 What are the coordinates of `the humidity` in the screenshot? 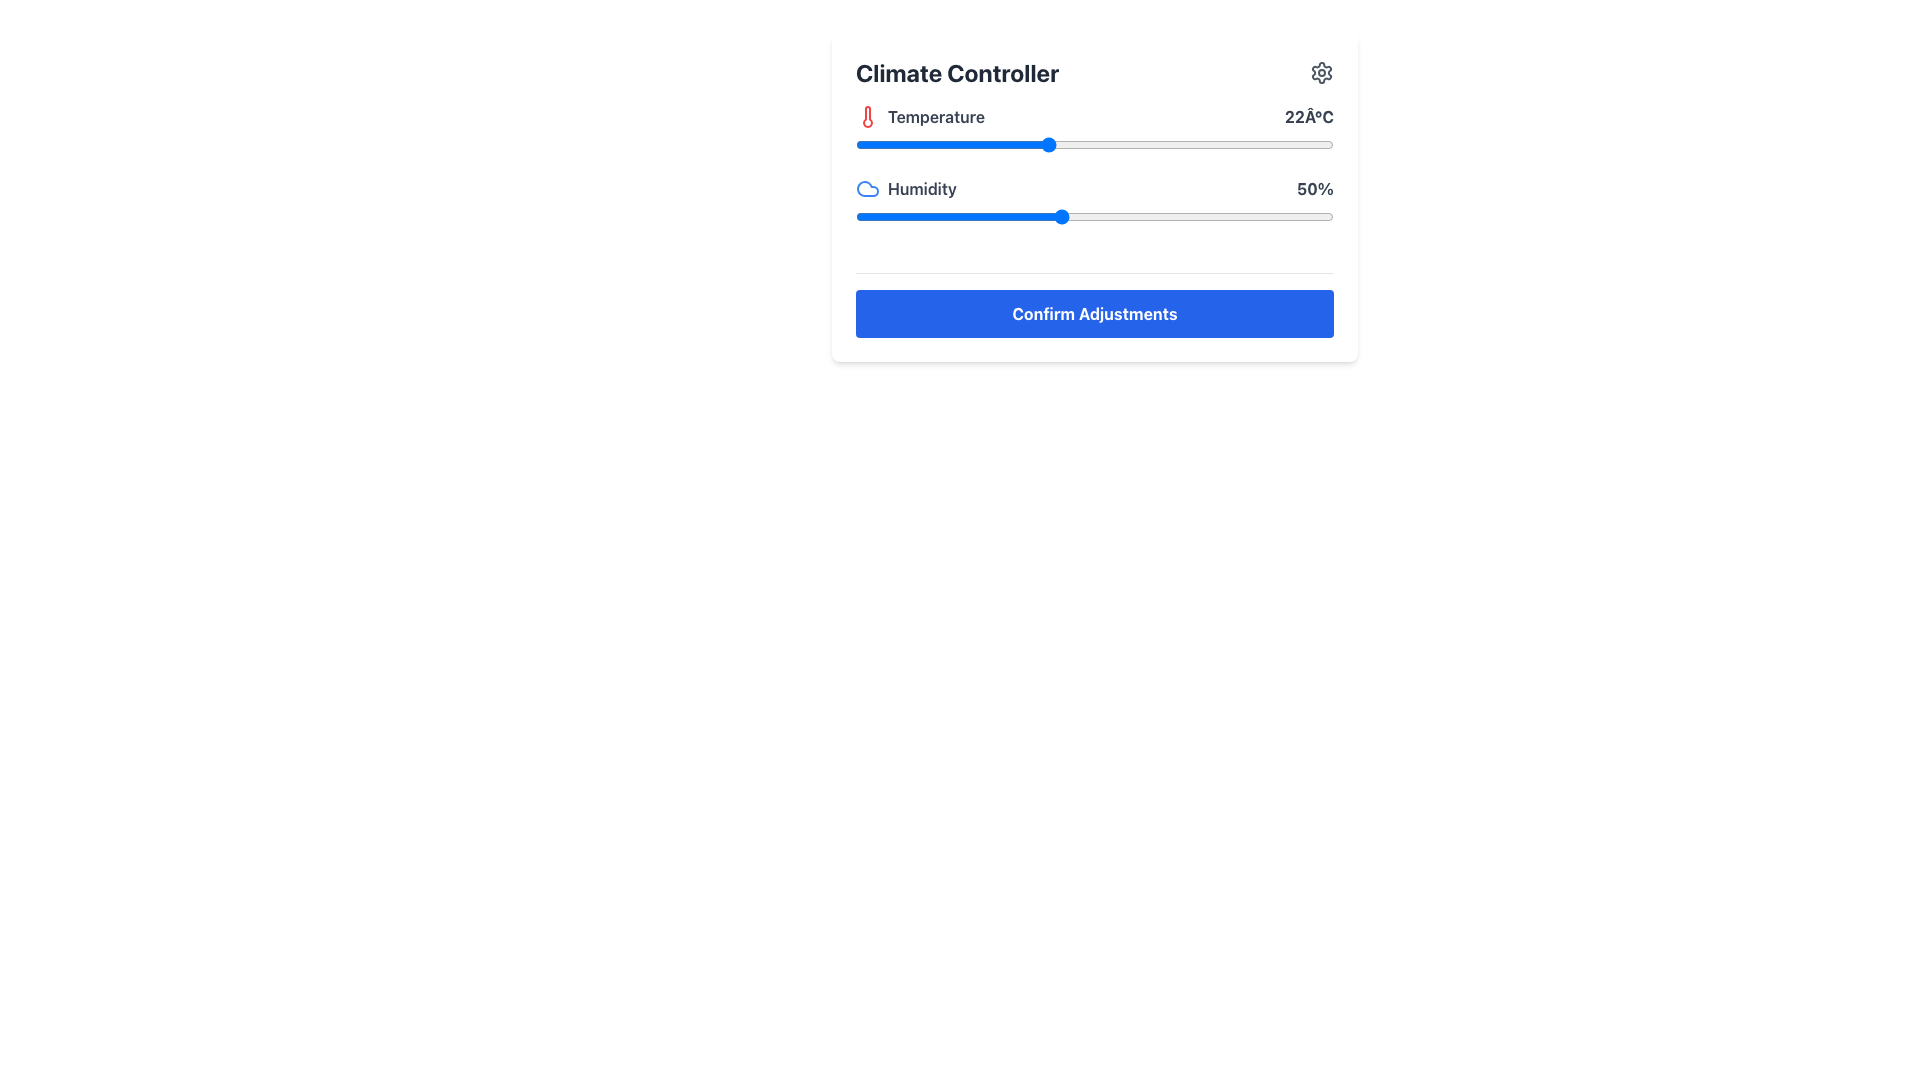 It's located at (1257, 216).